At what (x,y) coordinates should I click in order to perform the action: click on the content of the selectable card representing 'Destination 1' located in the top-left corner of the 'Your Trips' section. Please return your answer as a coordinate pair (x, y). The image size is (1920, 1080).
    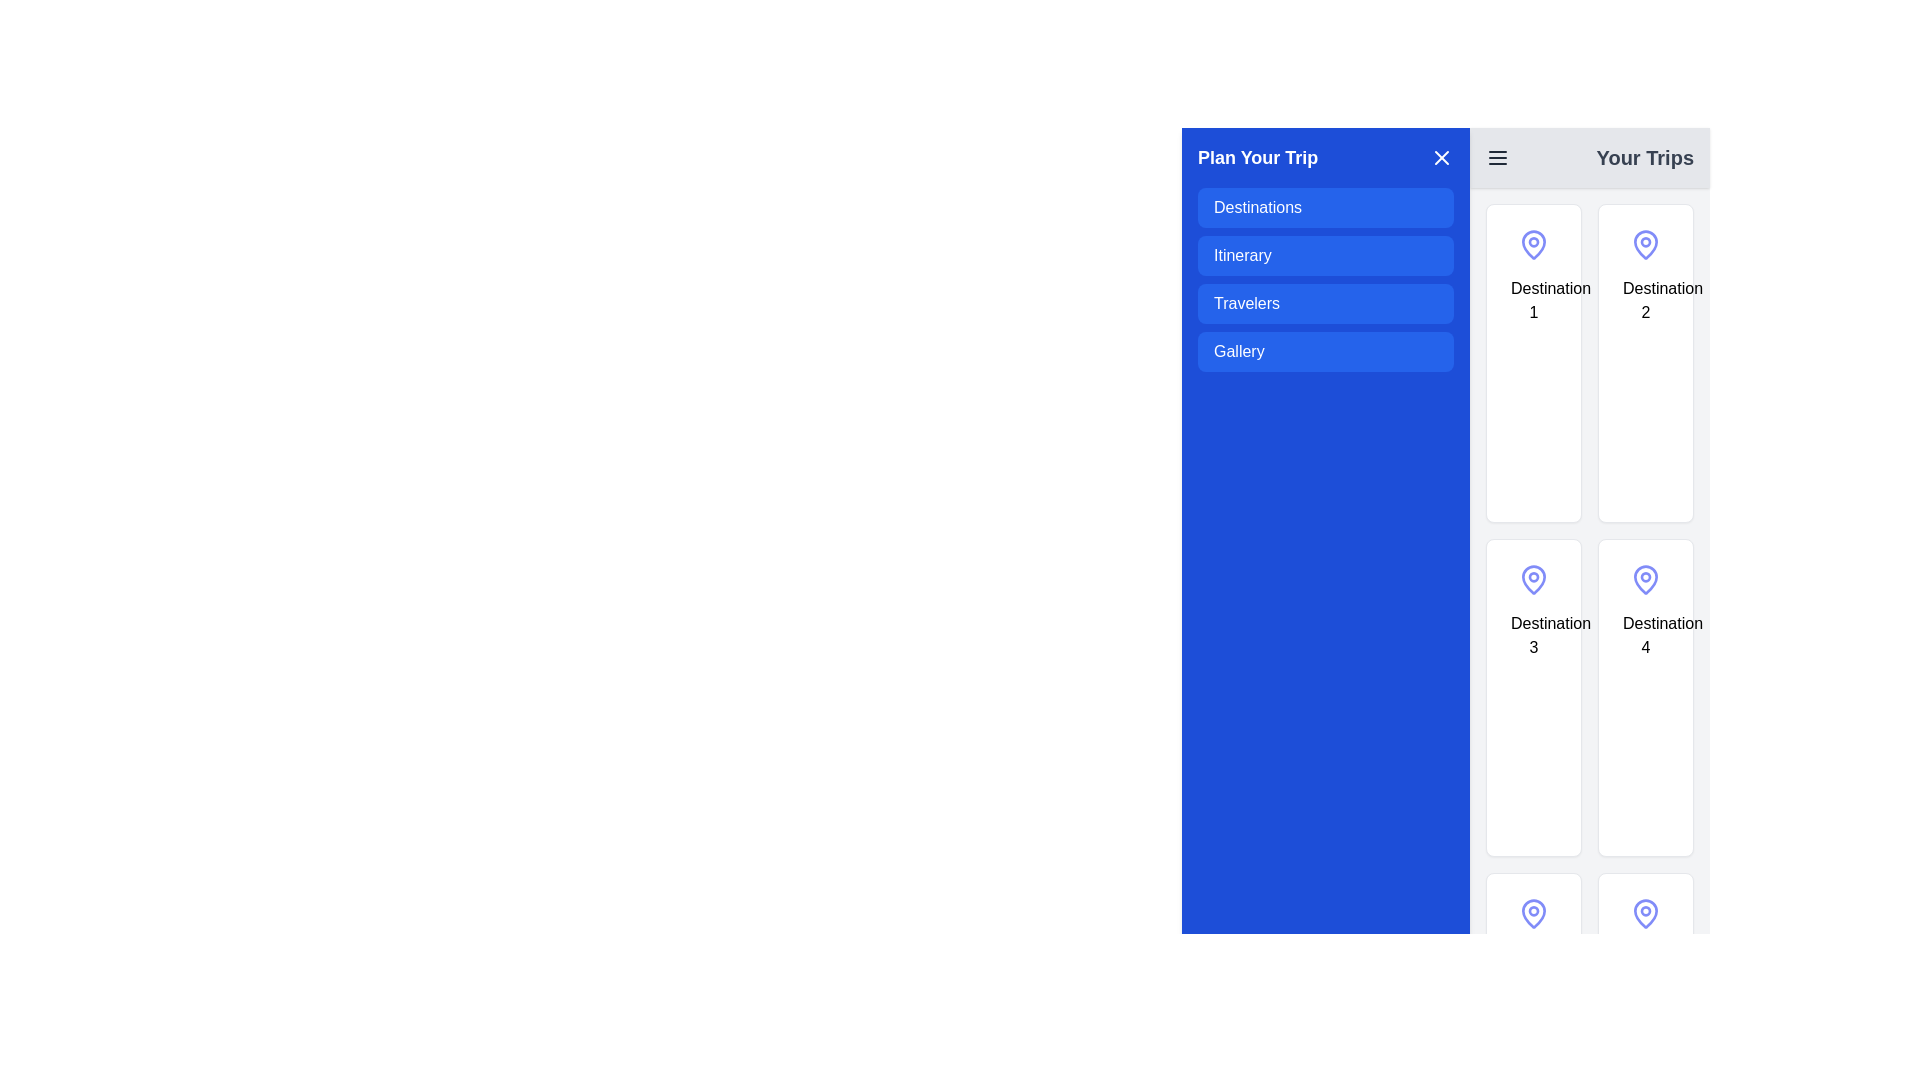
    Looking at the image, I should click on (1533, 362).